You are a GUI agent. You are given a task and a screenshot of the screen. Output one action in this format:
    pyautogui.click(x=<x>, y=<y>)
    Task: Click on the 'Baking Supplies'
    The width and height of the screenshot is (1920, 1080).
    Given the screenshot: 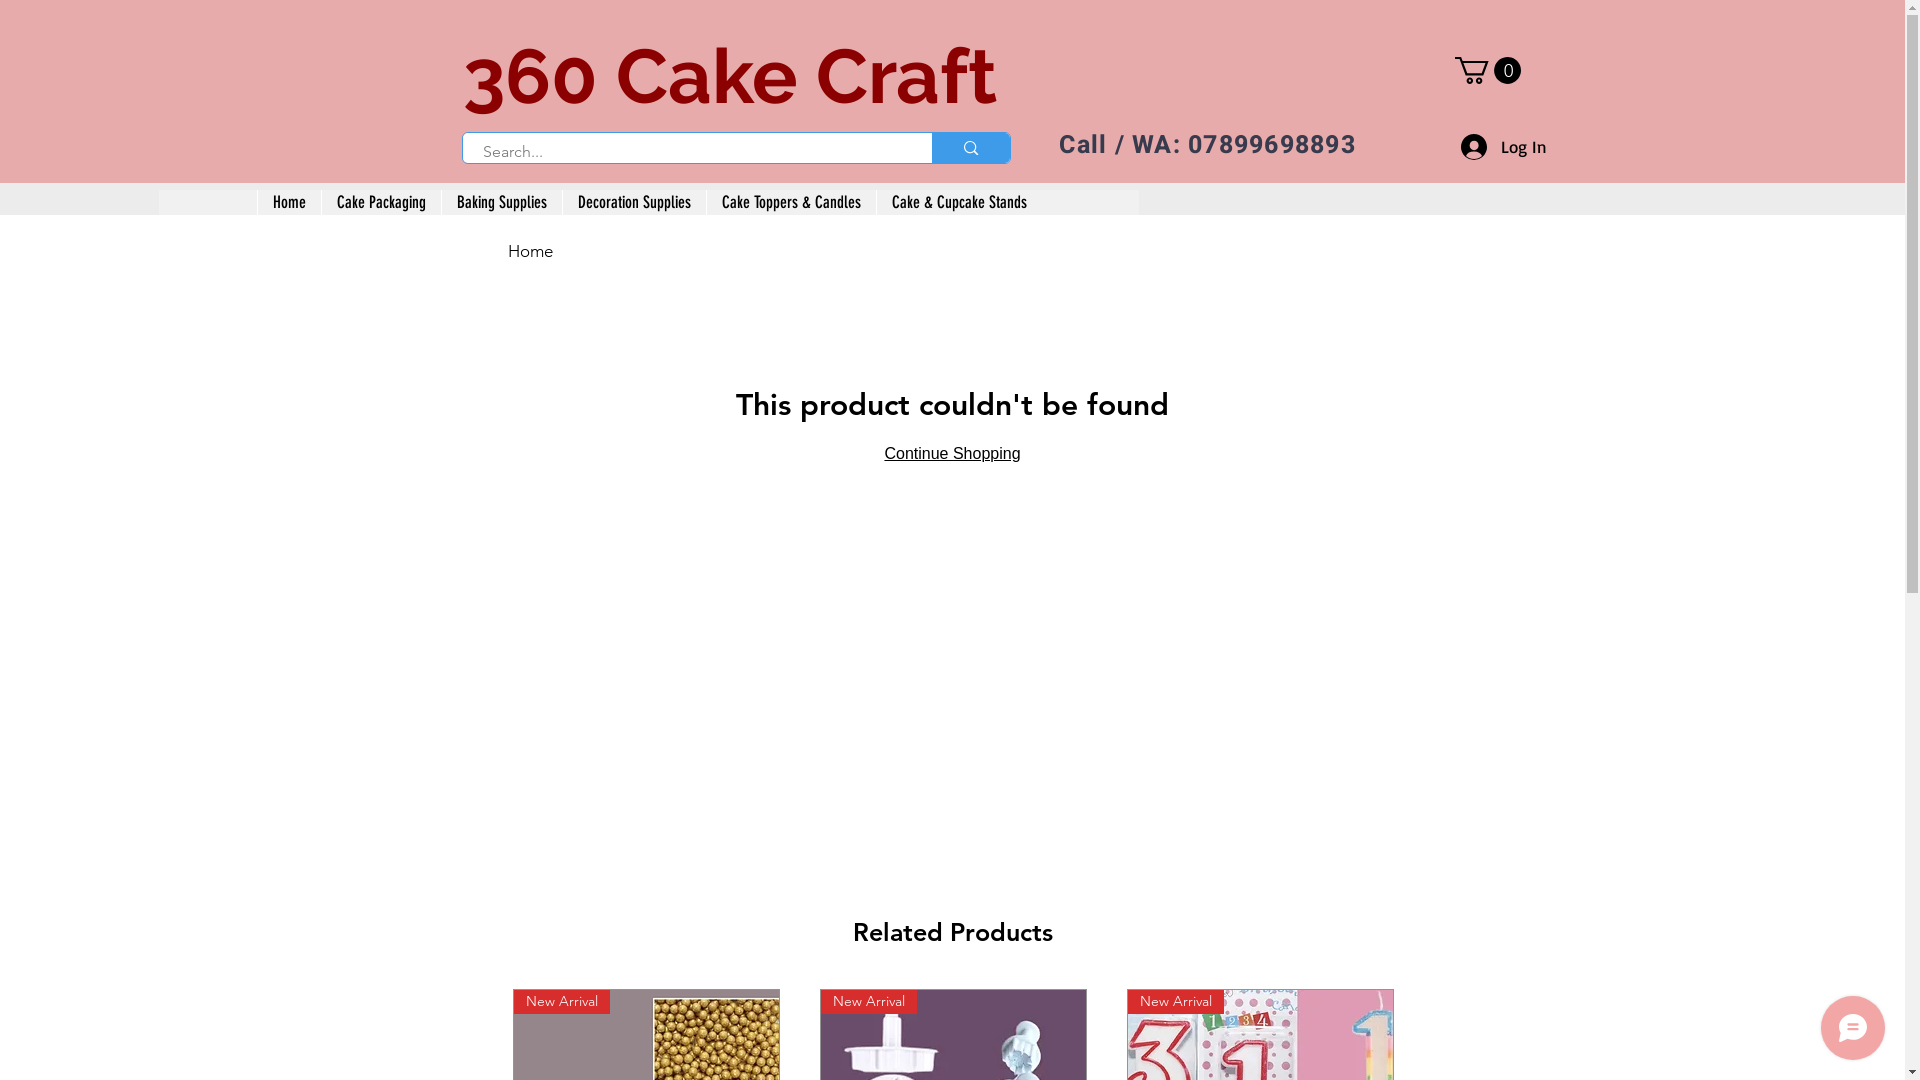 What is the action you would take?
    pyautogui.click(x=500, y=202)
    